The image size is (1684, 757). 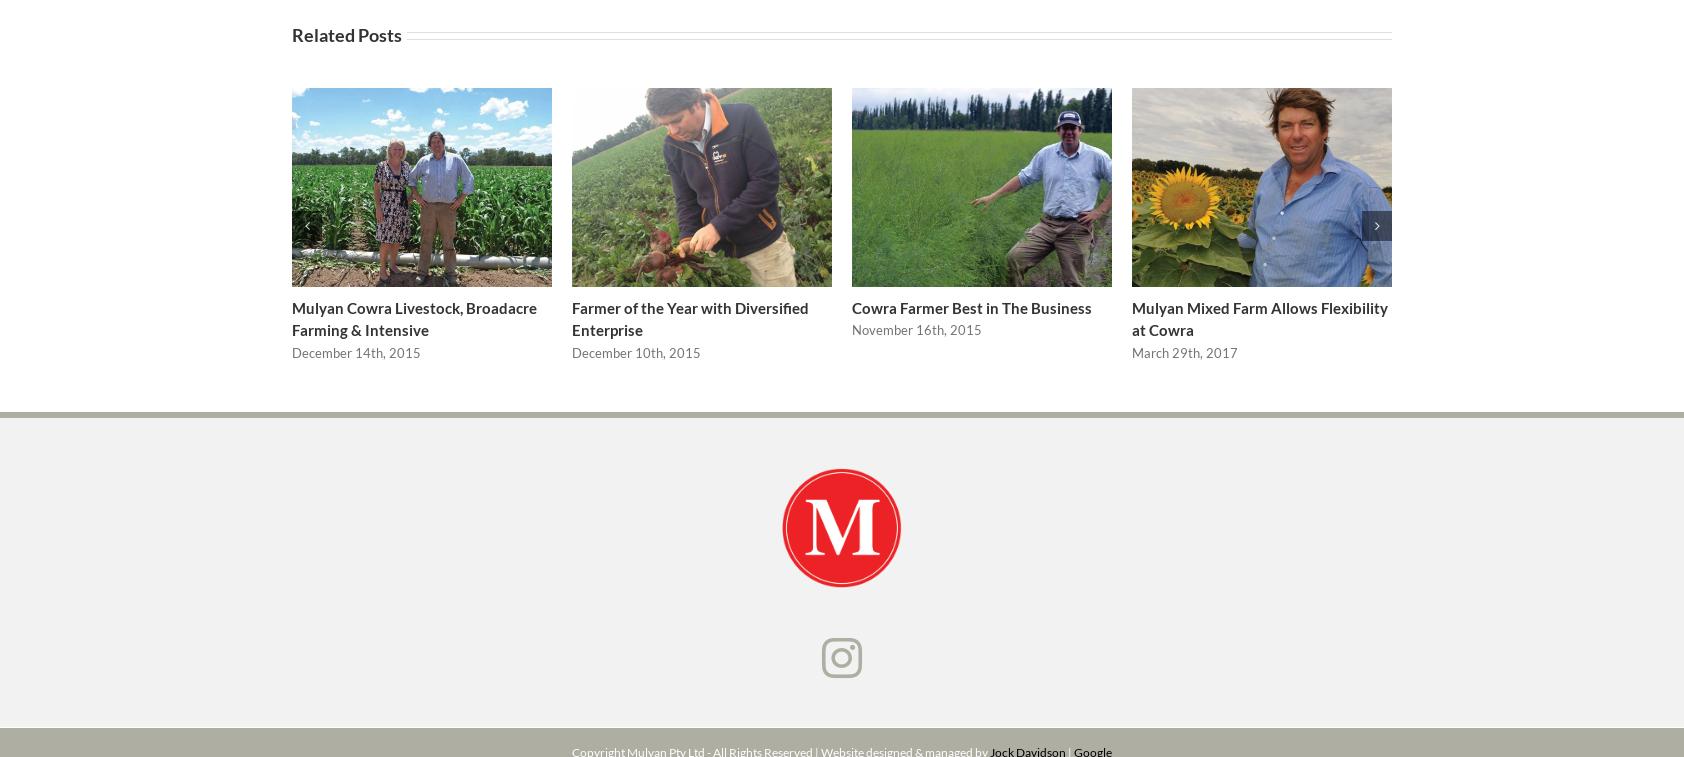 I want to click on 'Related Posts', so click(x=347, y=41).